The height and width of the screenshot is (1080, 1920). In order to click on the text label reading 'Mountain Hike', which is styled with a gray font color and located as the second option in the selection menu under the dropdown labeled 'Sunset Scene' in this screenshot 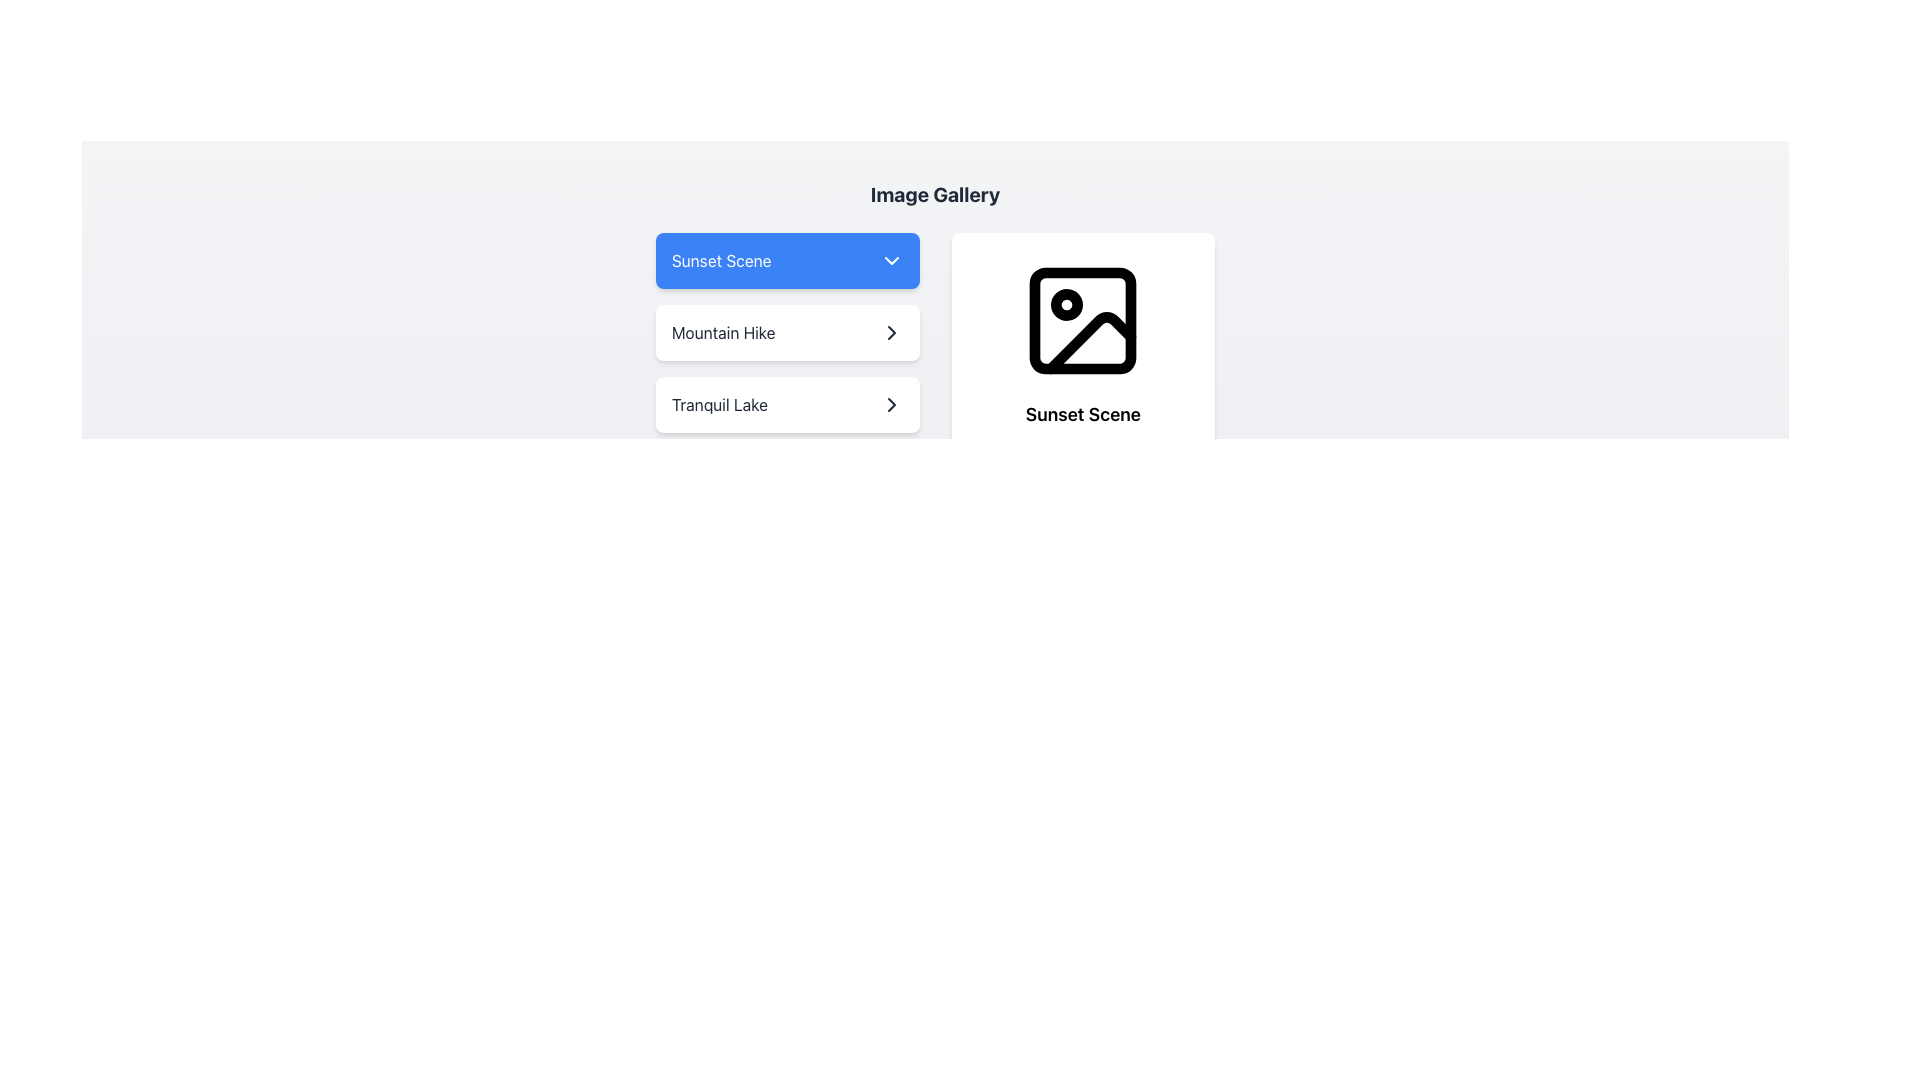, I will do `click(722, 331)`.